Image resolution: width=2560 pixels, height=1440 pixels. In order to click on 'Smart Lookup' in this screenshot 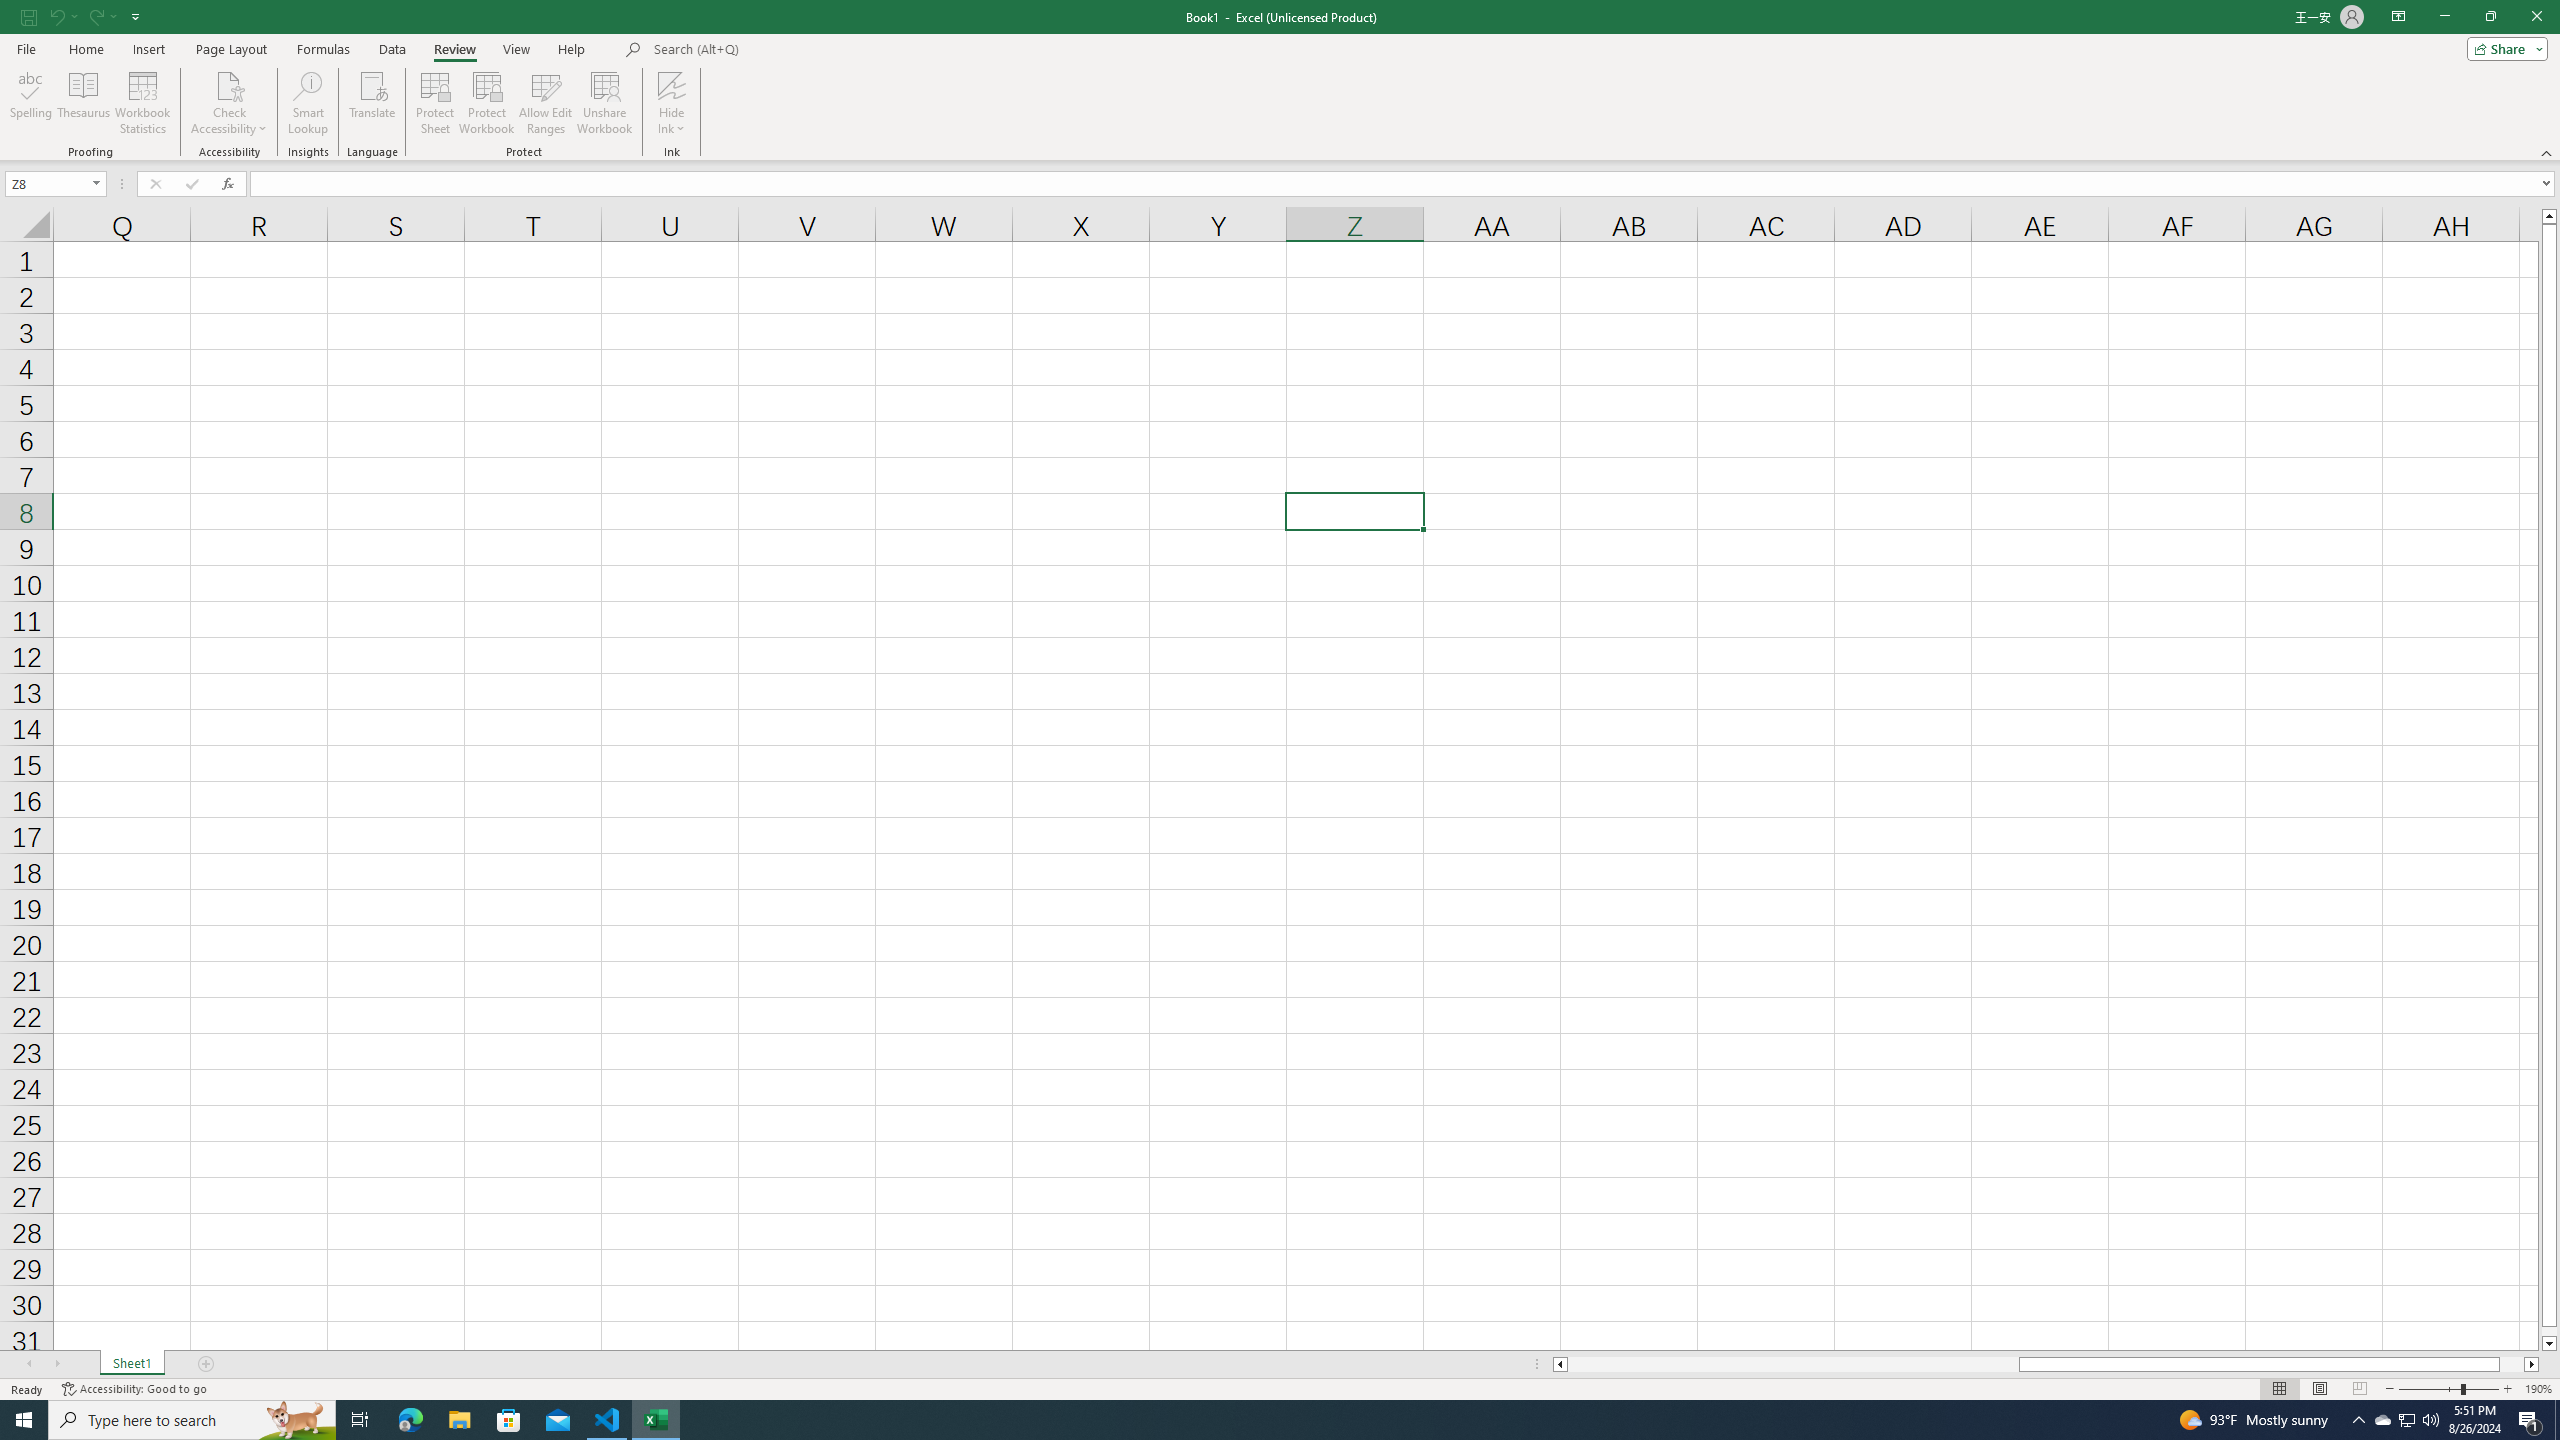, I will do `click(307, 103)`.